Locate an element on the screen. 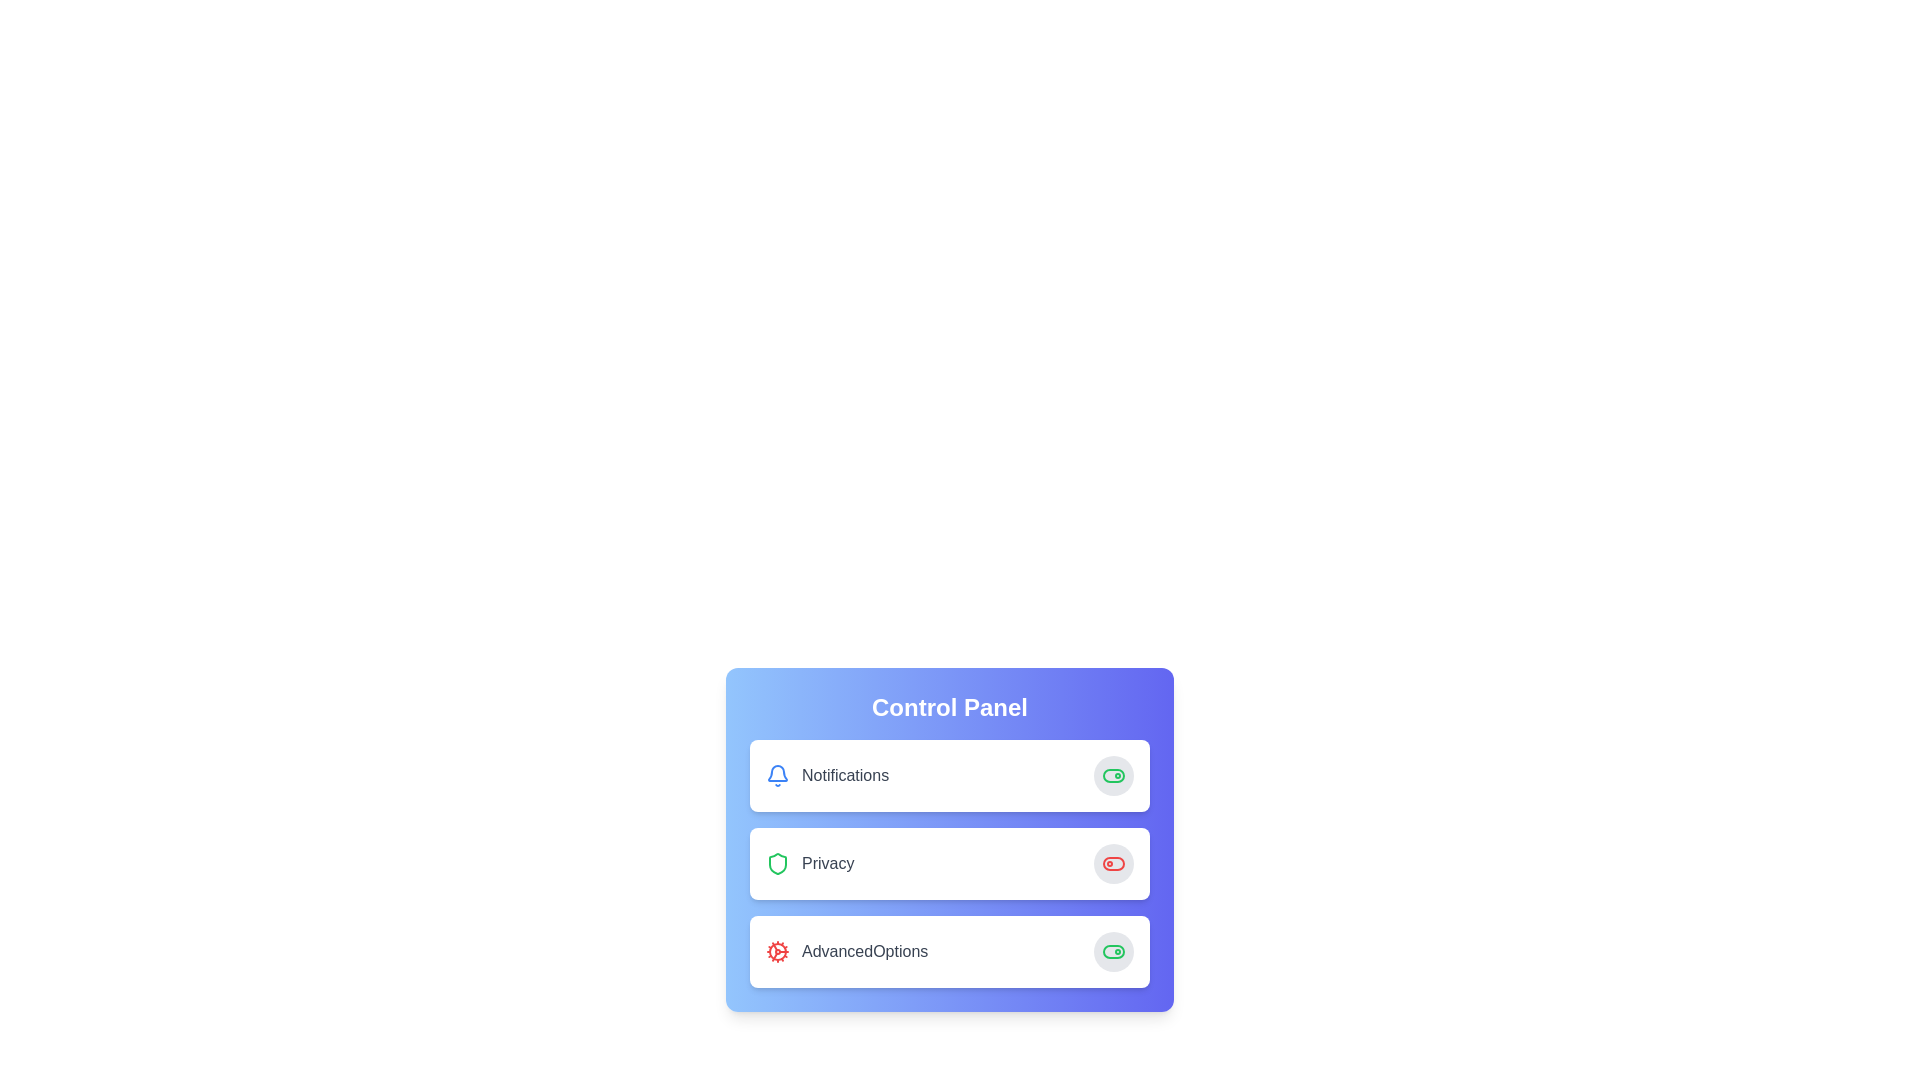 The width and height of the screenshot is (1920, 1080). the Header Text located at the top of the blue and purple gradient card, which indicates the context for the options labeled 'Notifications', 'Privacy', and 'Advanced Options' is located at coordinates (949, 707).